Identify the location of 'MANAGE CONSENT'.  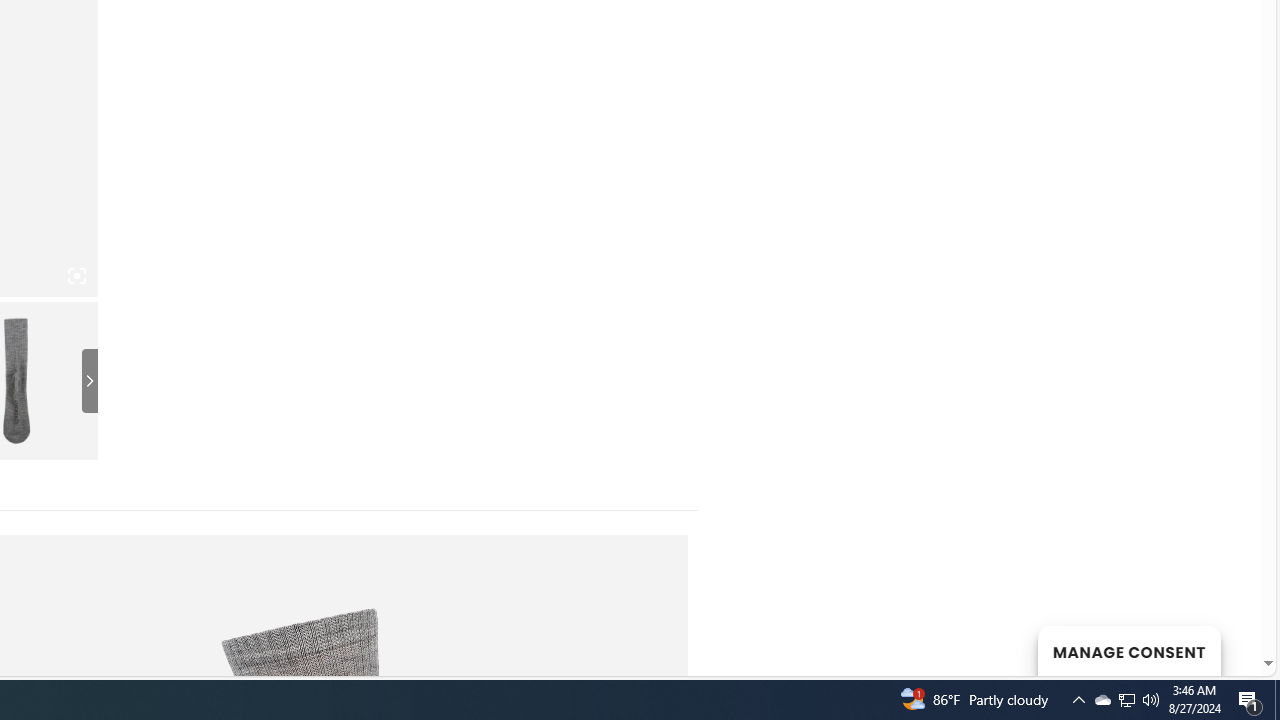
(1128, 650).